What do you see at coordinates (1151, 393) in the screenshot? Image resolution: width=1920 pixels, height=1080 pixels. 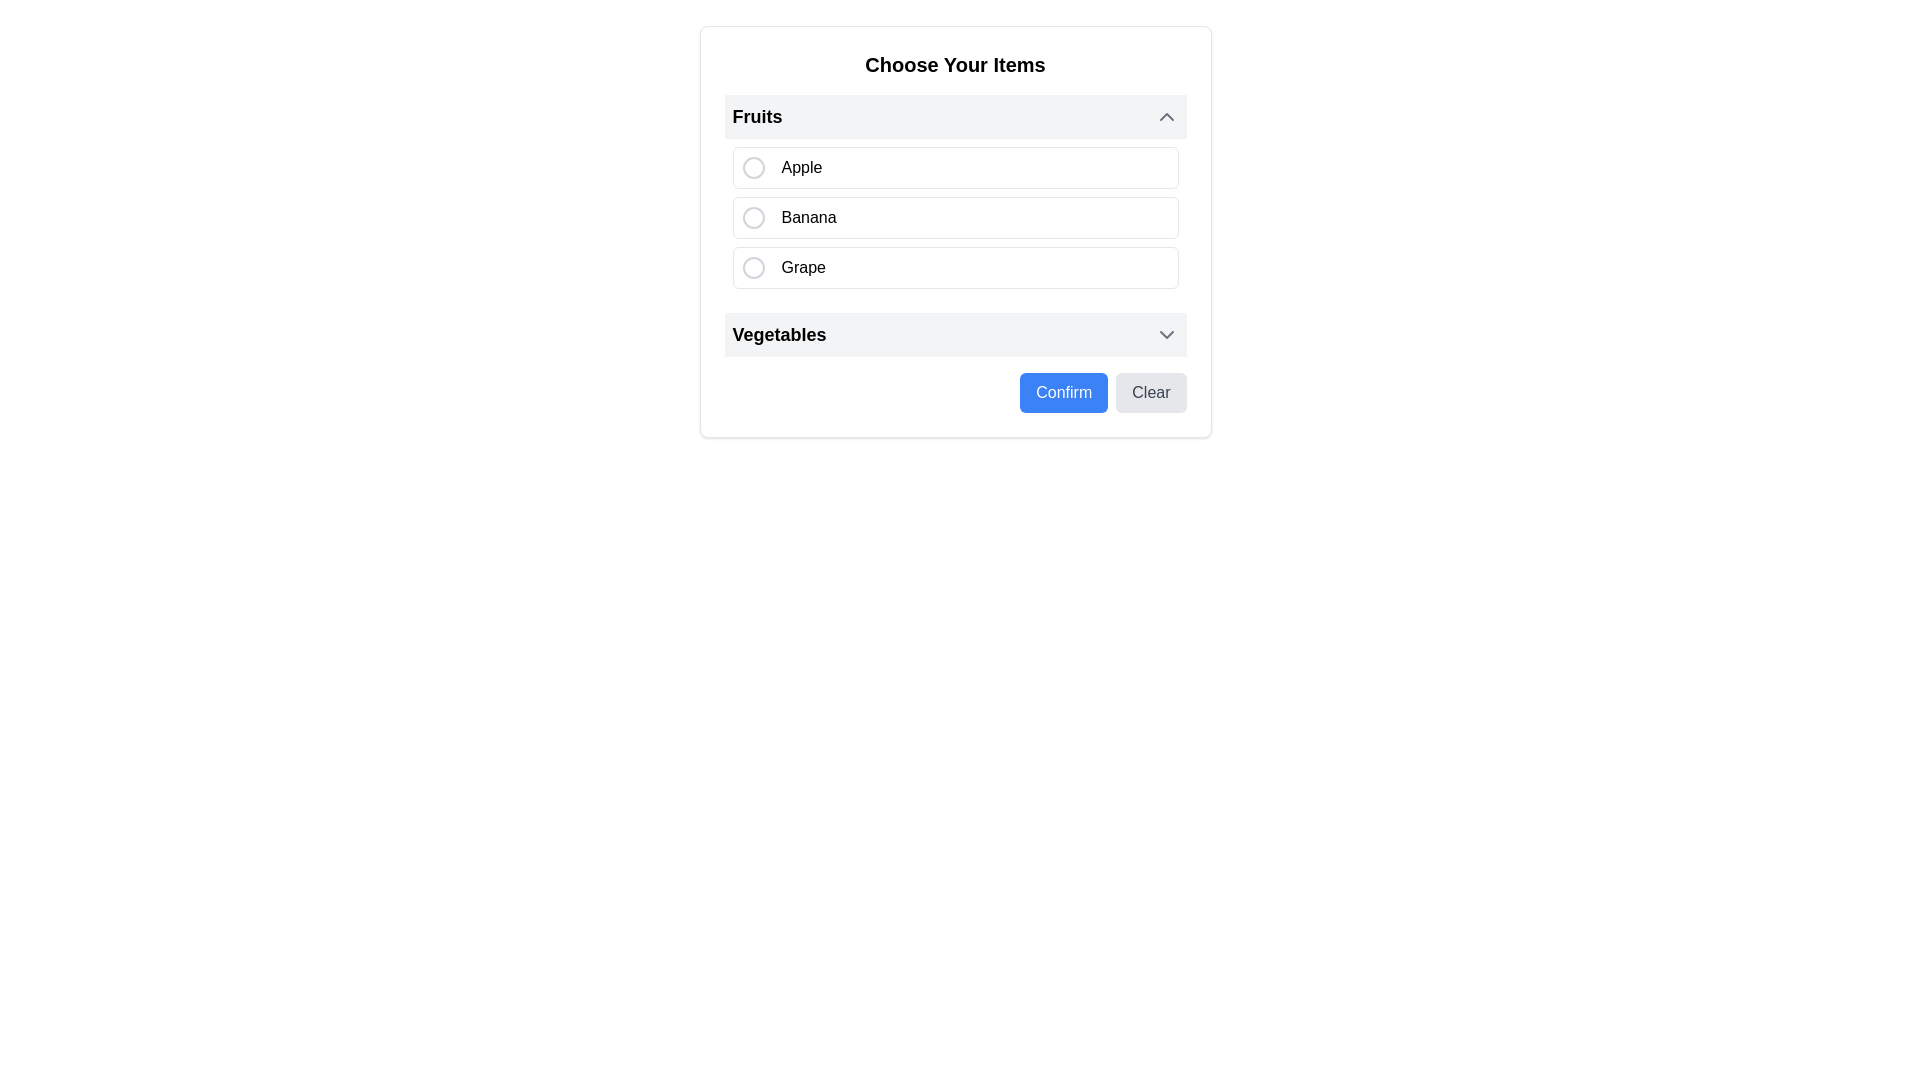 I see `the reset button located to the right of the blue 'Confirm' button at the bottom-right of the panel to observe its hover effect` at bounding box center [1151, 393].